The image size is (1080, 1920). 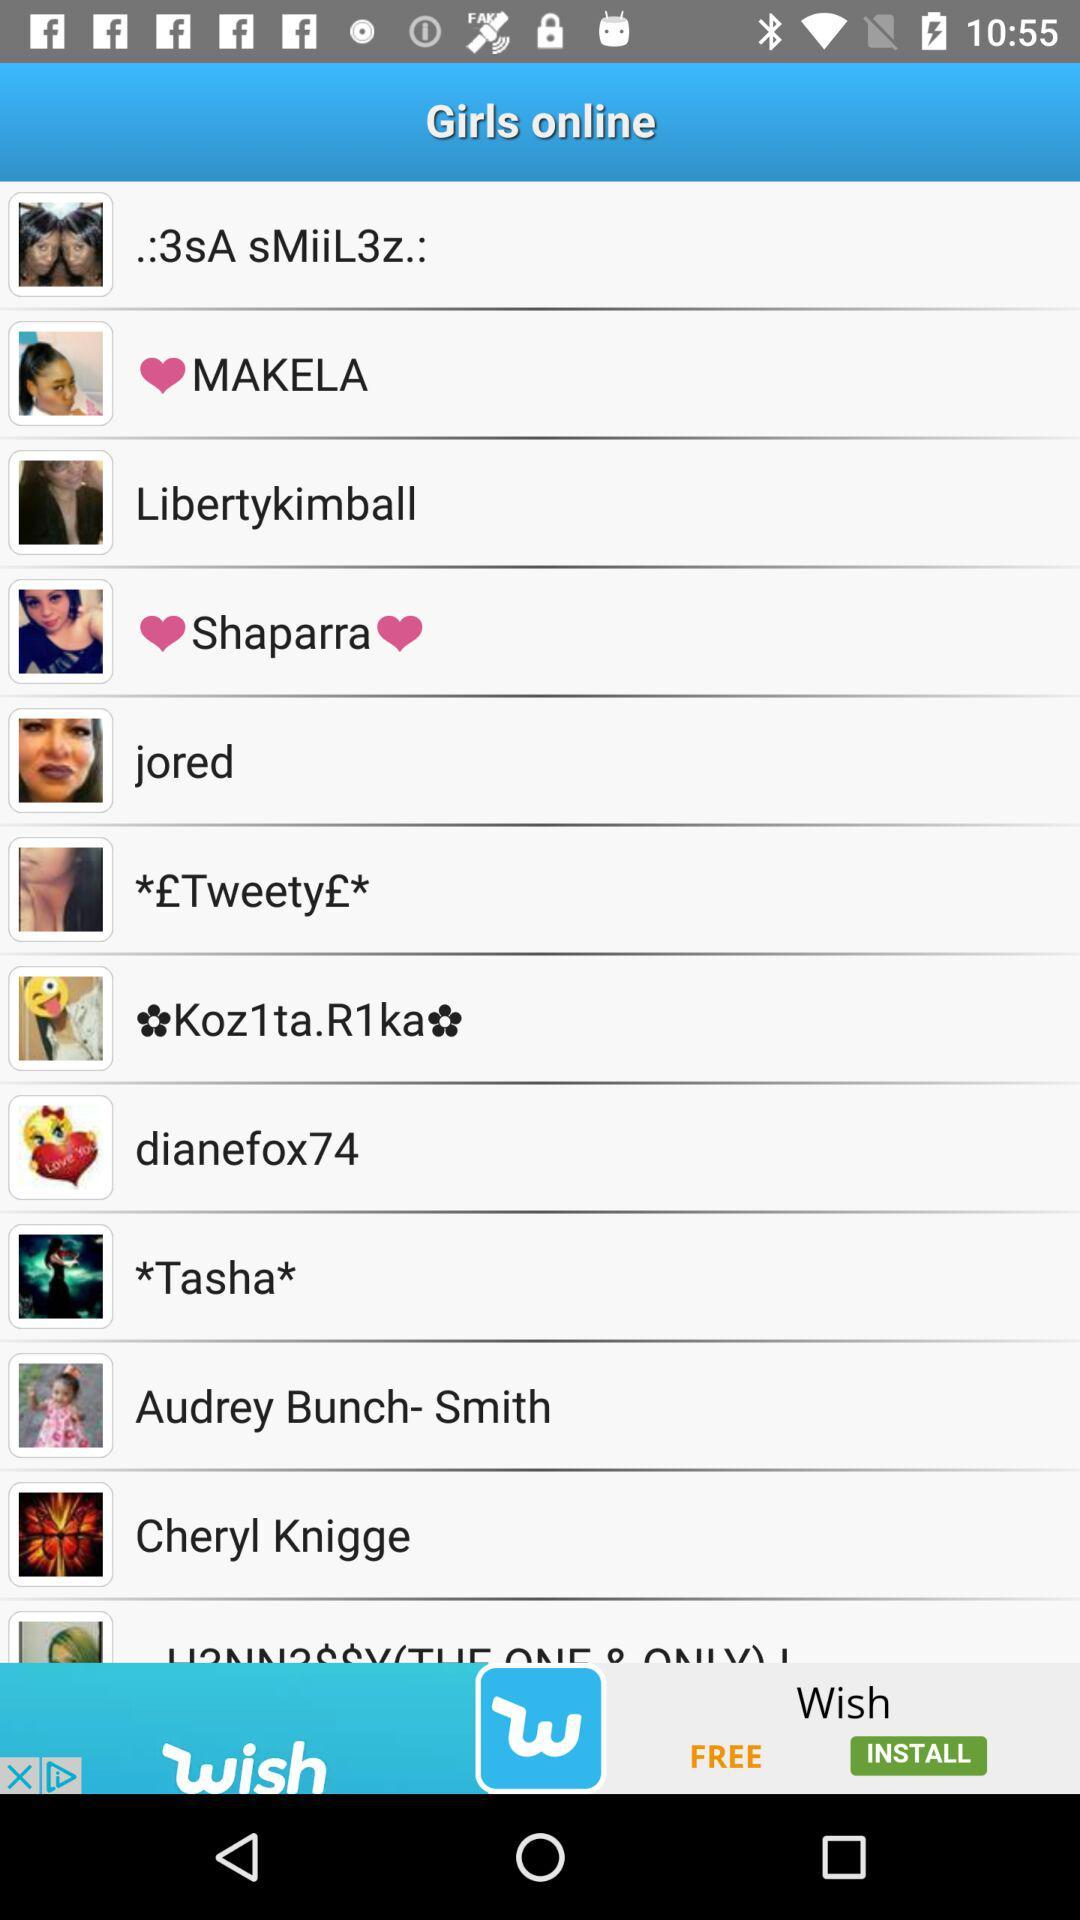 What do you see at coordinates (59, 243) in the screenshot?
I see `face book page` at bounding box center [59, 243].